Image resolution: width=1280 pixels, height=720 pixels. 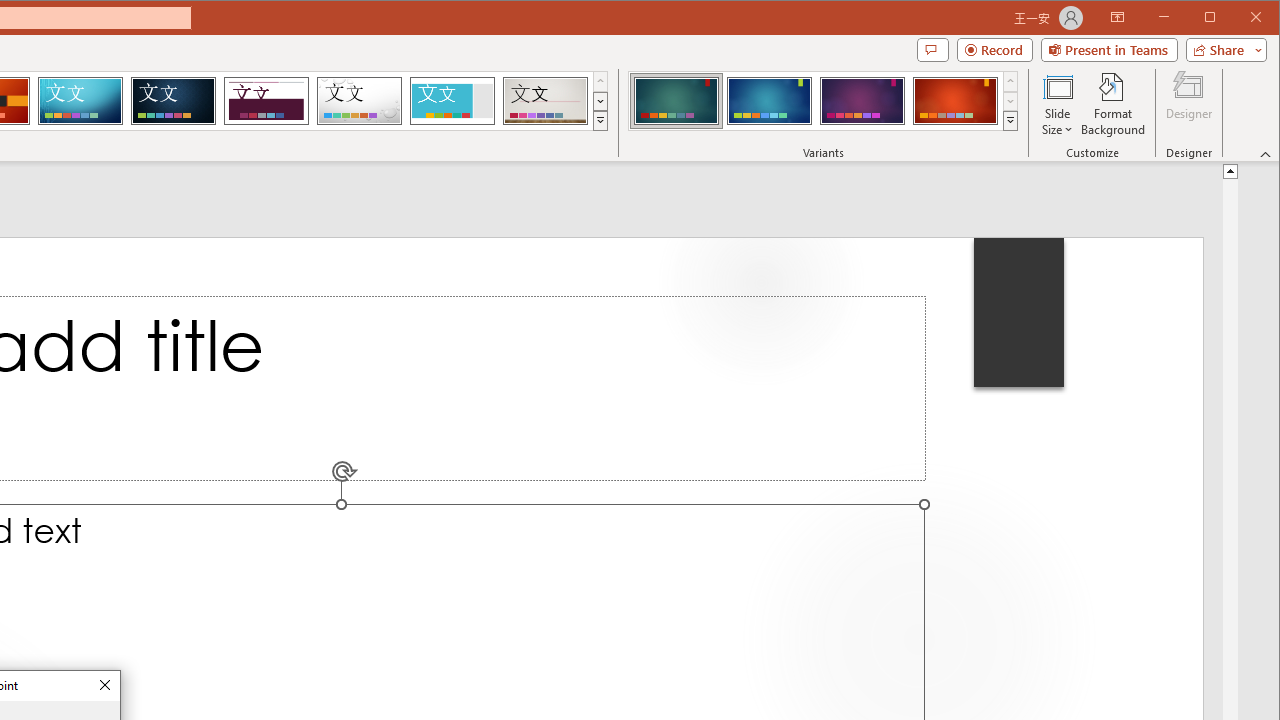 What do you see at coordinates (862, 100) in the screenshot?
I see `'Ion Variant 3'` at bounding box center [862, 100].